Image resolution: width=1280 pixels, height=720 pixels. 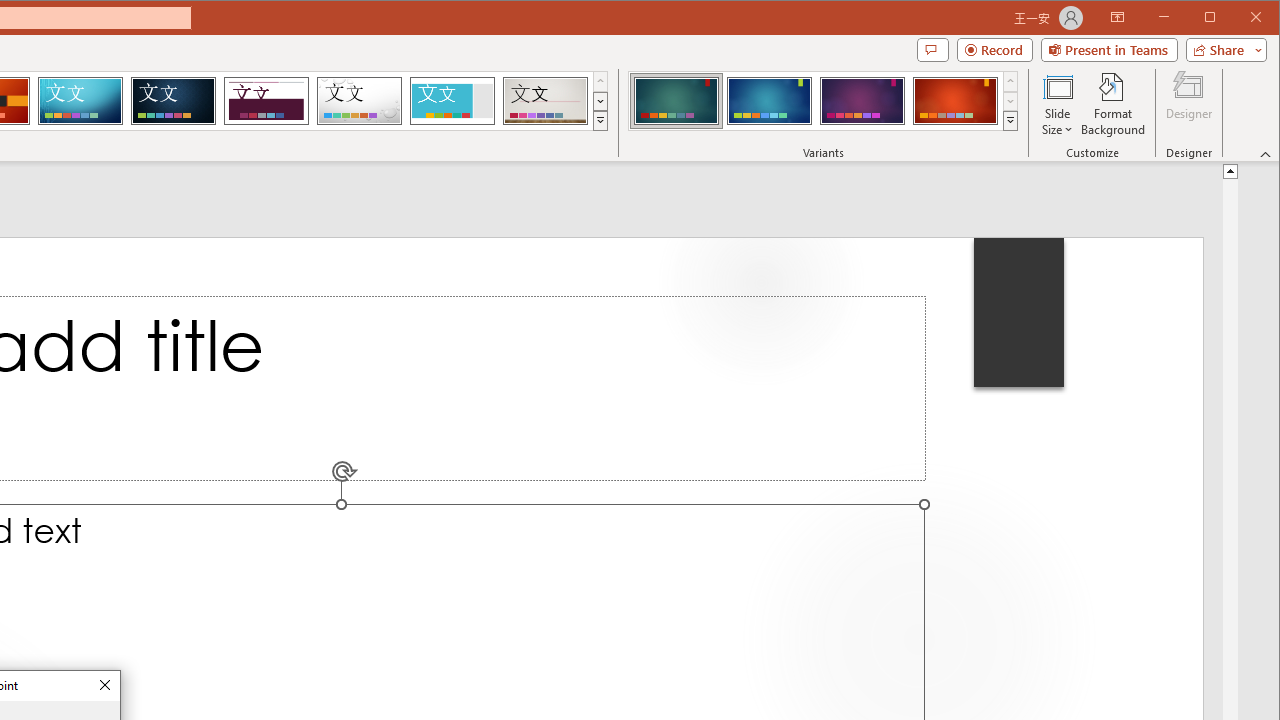 What do you see at coordinates (862, 100) in the screenshot?
I see `'Ion Variant 3'` at bounding box center [862, 100].